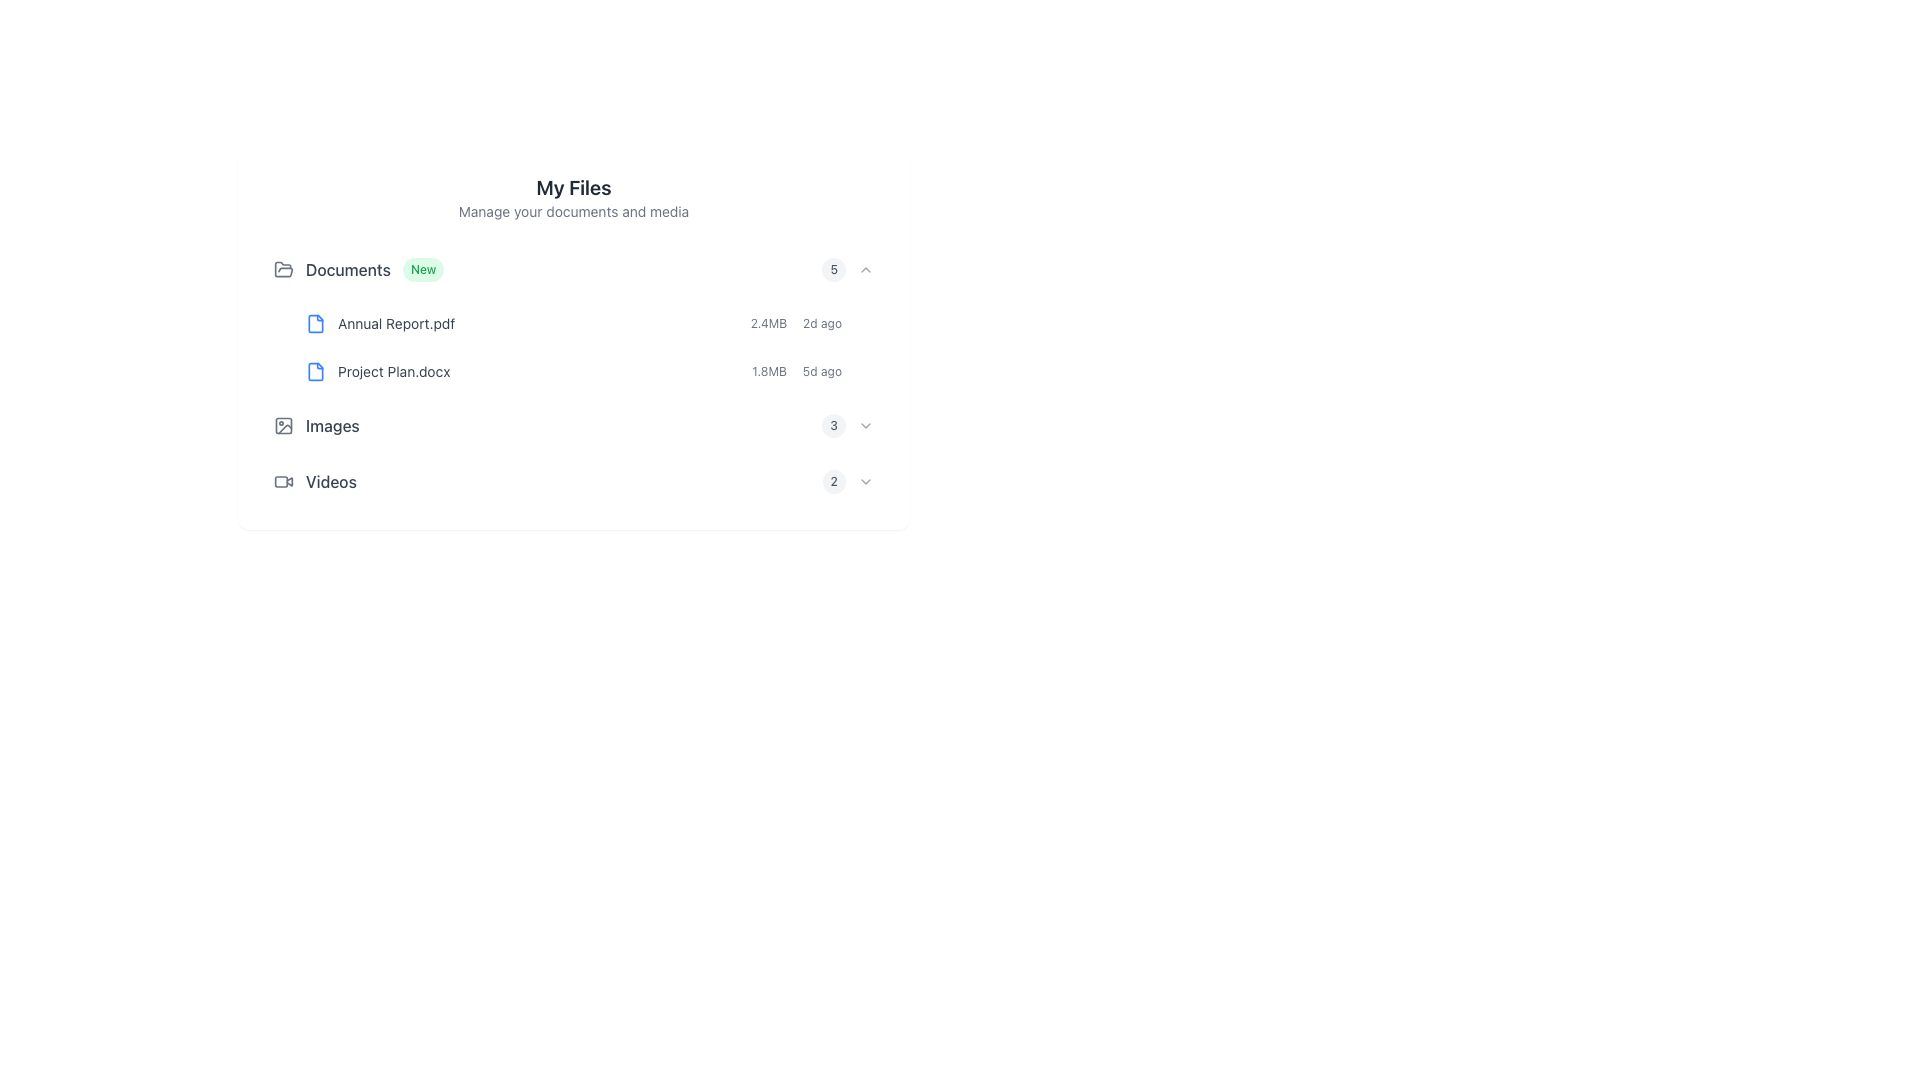  I want to click on the text element associated with the icon located below the 'Images' section, so click(314, 482).